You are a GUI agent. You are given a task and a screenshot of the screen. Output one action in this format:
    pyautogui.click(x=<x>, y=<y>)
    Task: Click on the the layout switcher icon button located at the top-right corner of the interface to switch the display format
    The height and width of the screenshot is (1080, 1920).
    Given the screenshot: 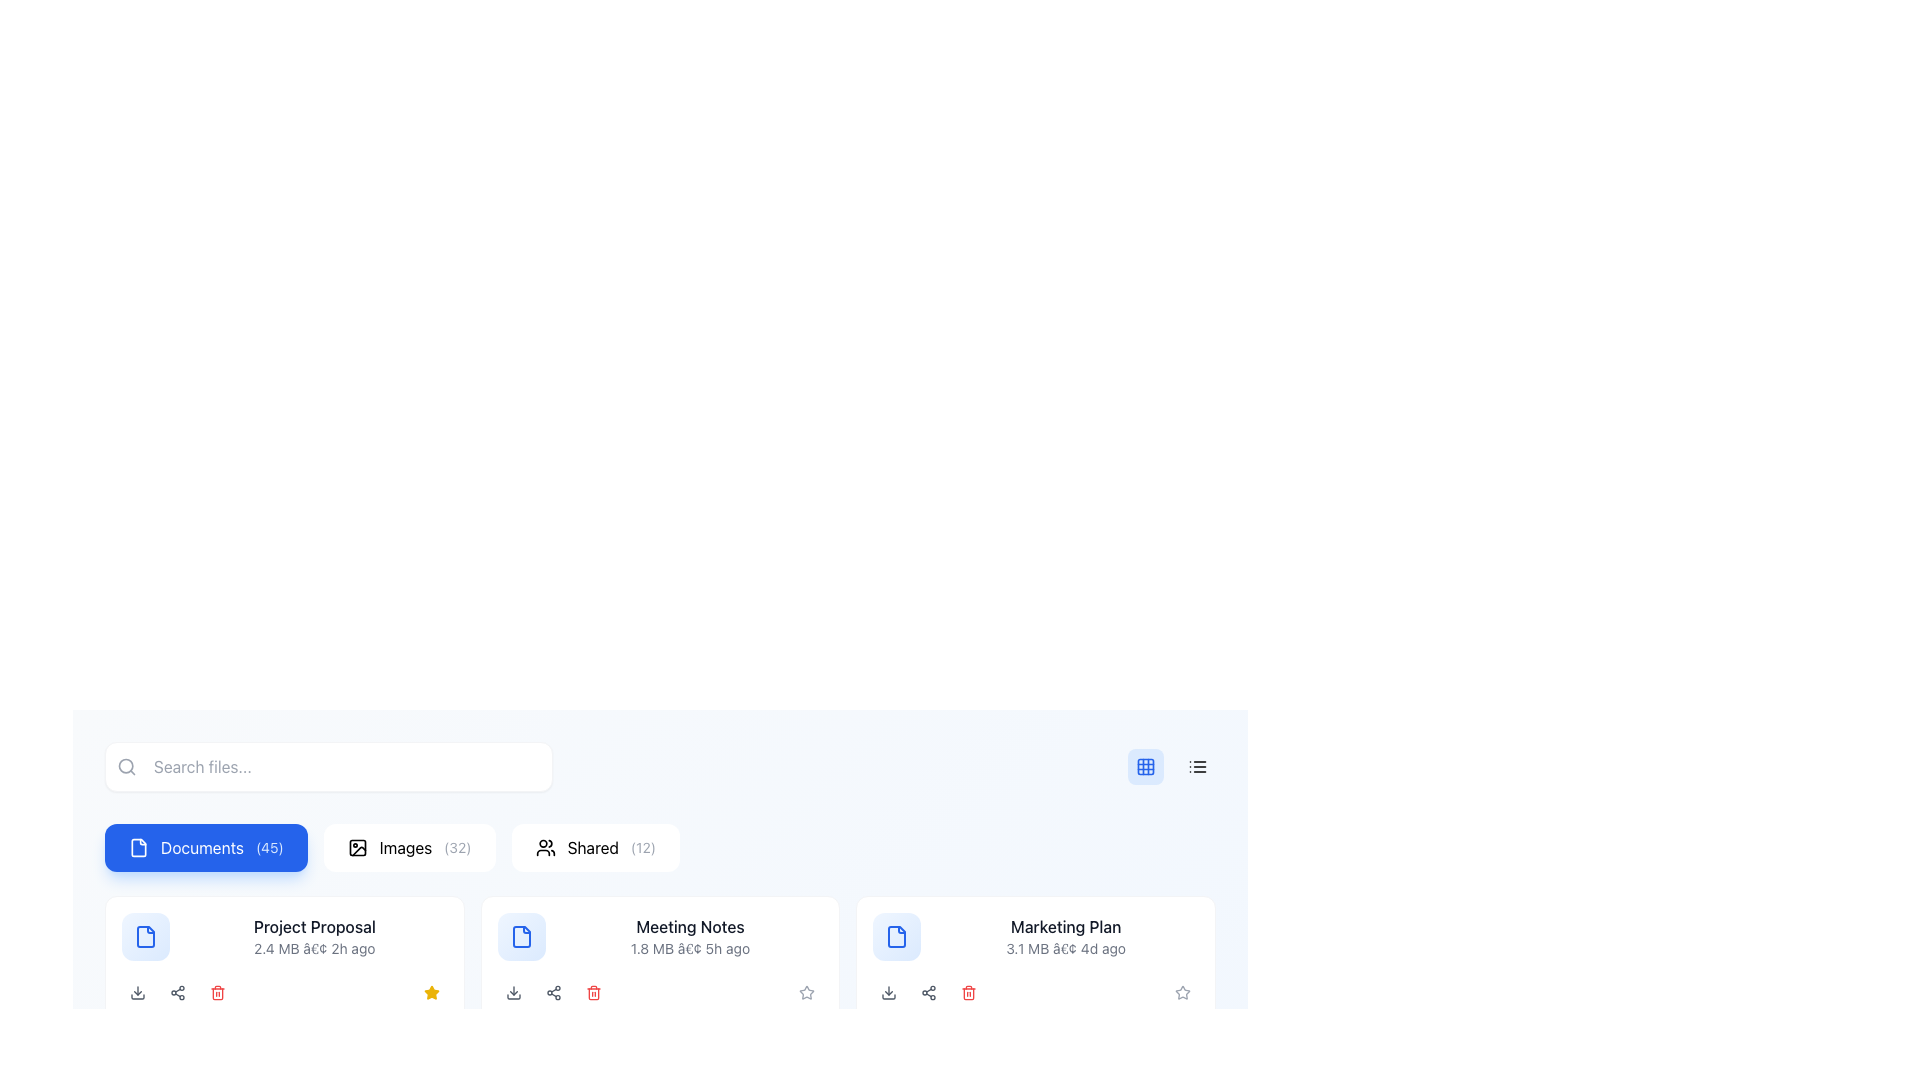 What is the action you would take?
    pyautogui.click(x=1146, y=766)
    